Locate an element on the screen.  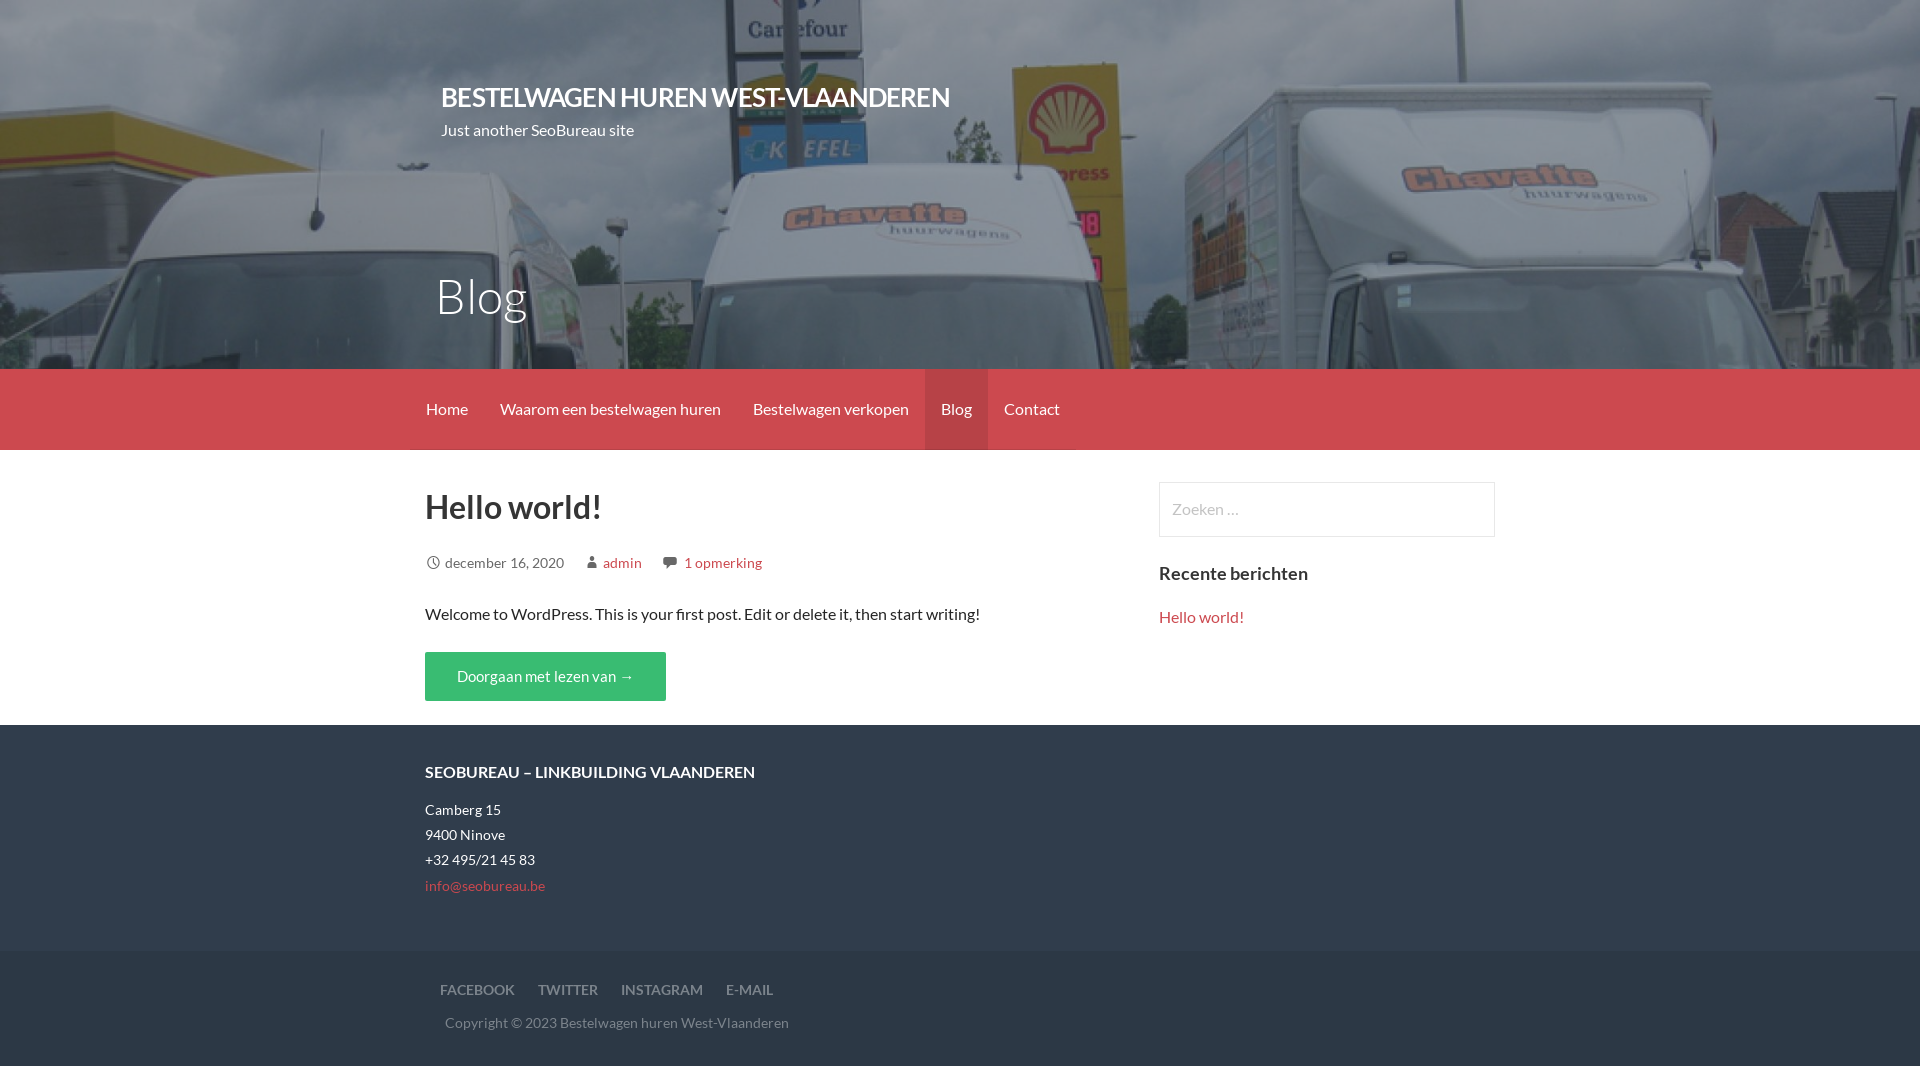
'Home' is located at coordinates (445, 408).